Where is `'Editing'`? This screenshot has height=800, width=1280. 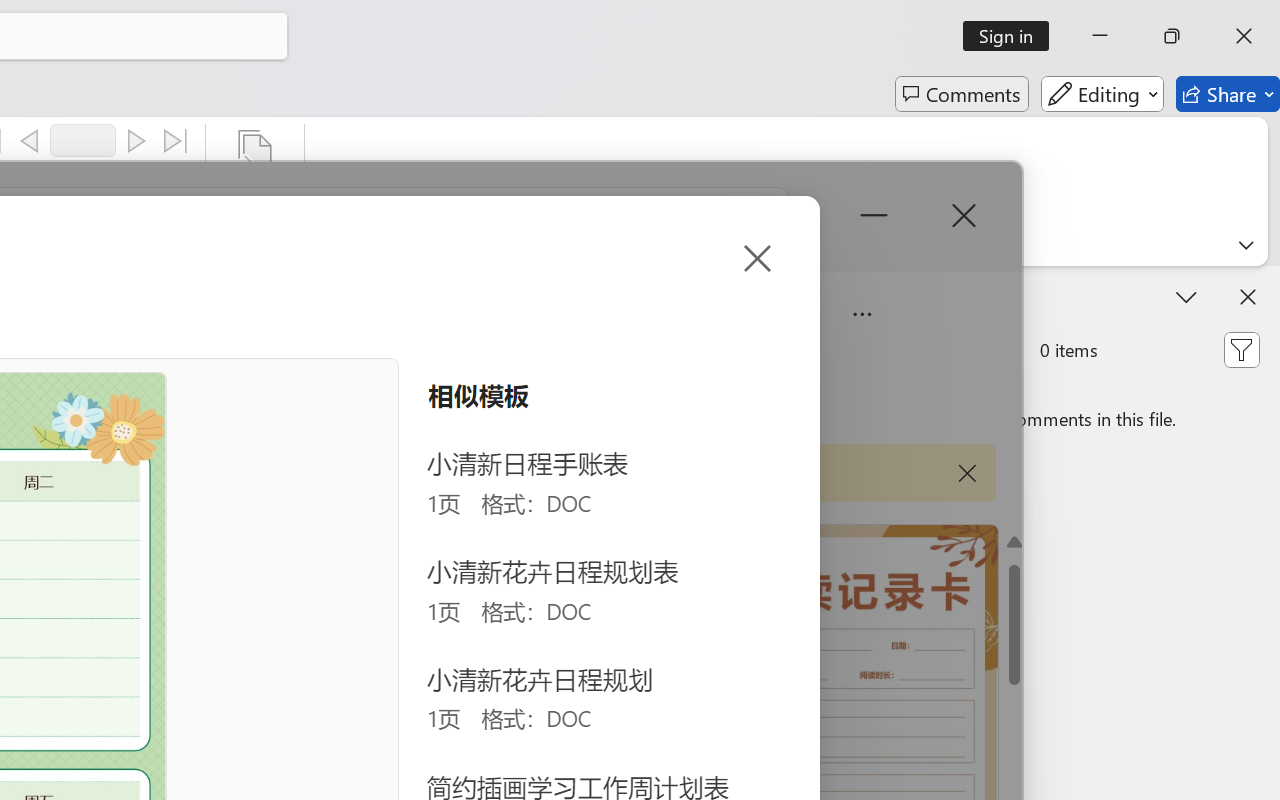 'Editing' is located at coordinates (1101, 94).